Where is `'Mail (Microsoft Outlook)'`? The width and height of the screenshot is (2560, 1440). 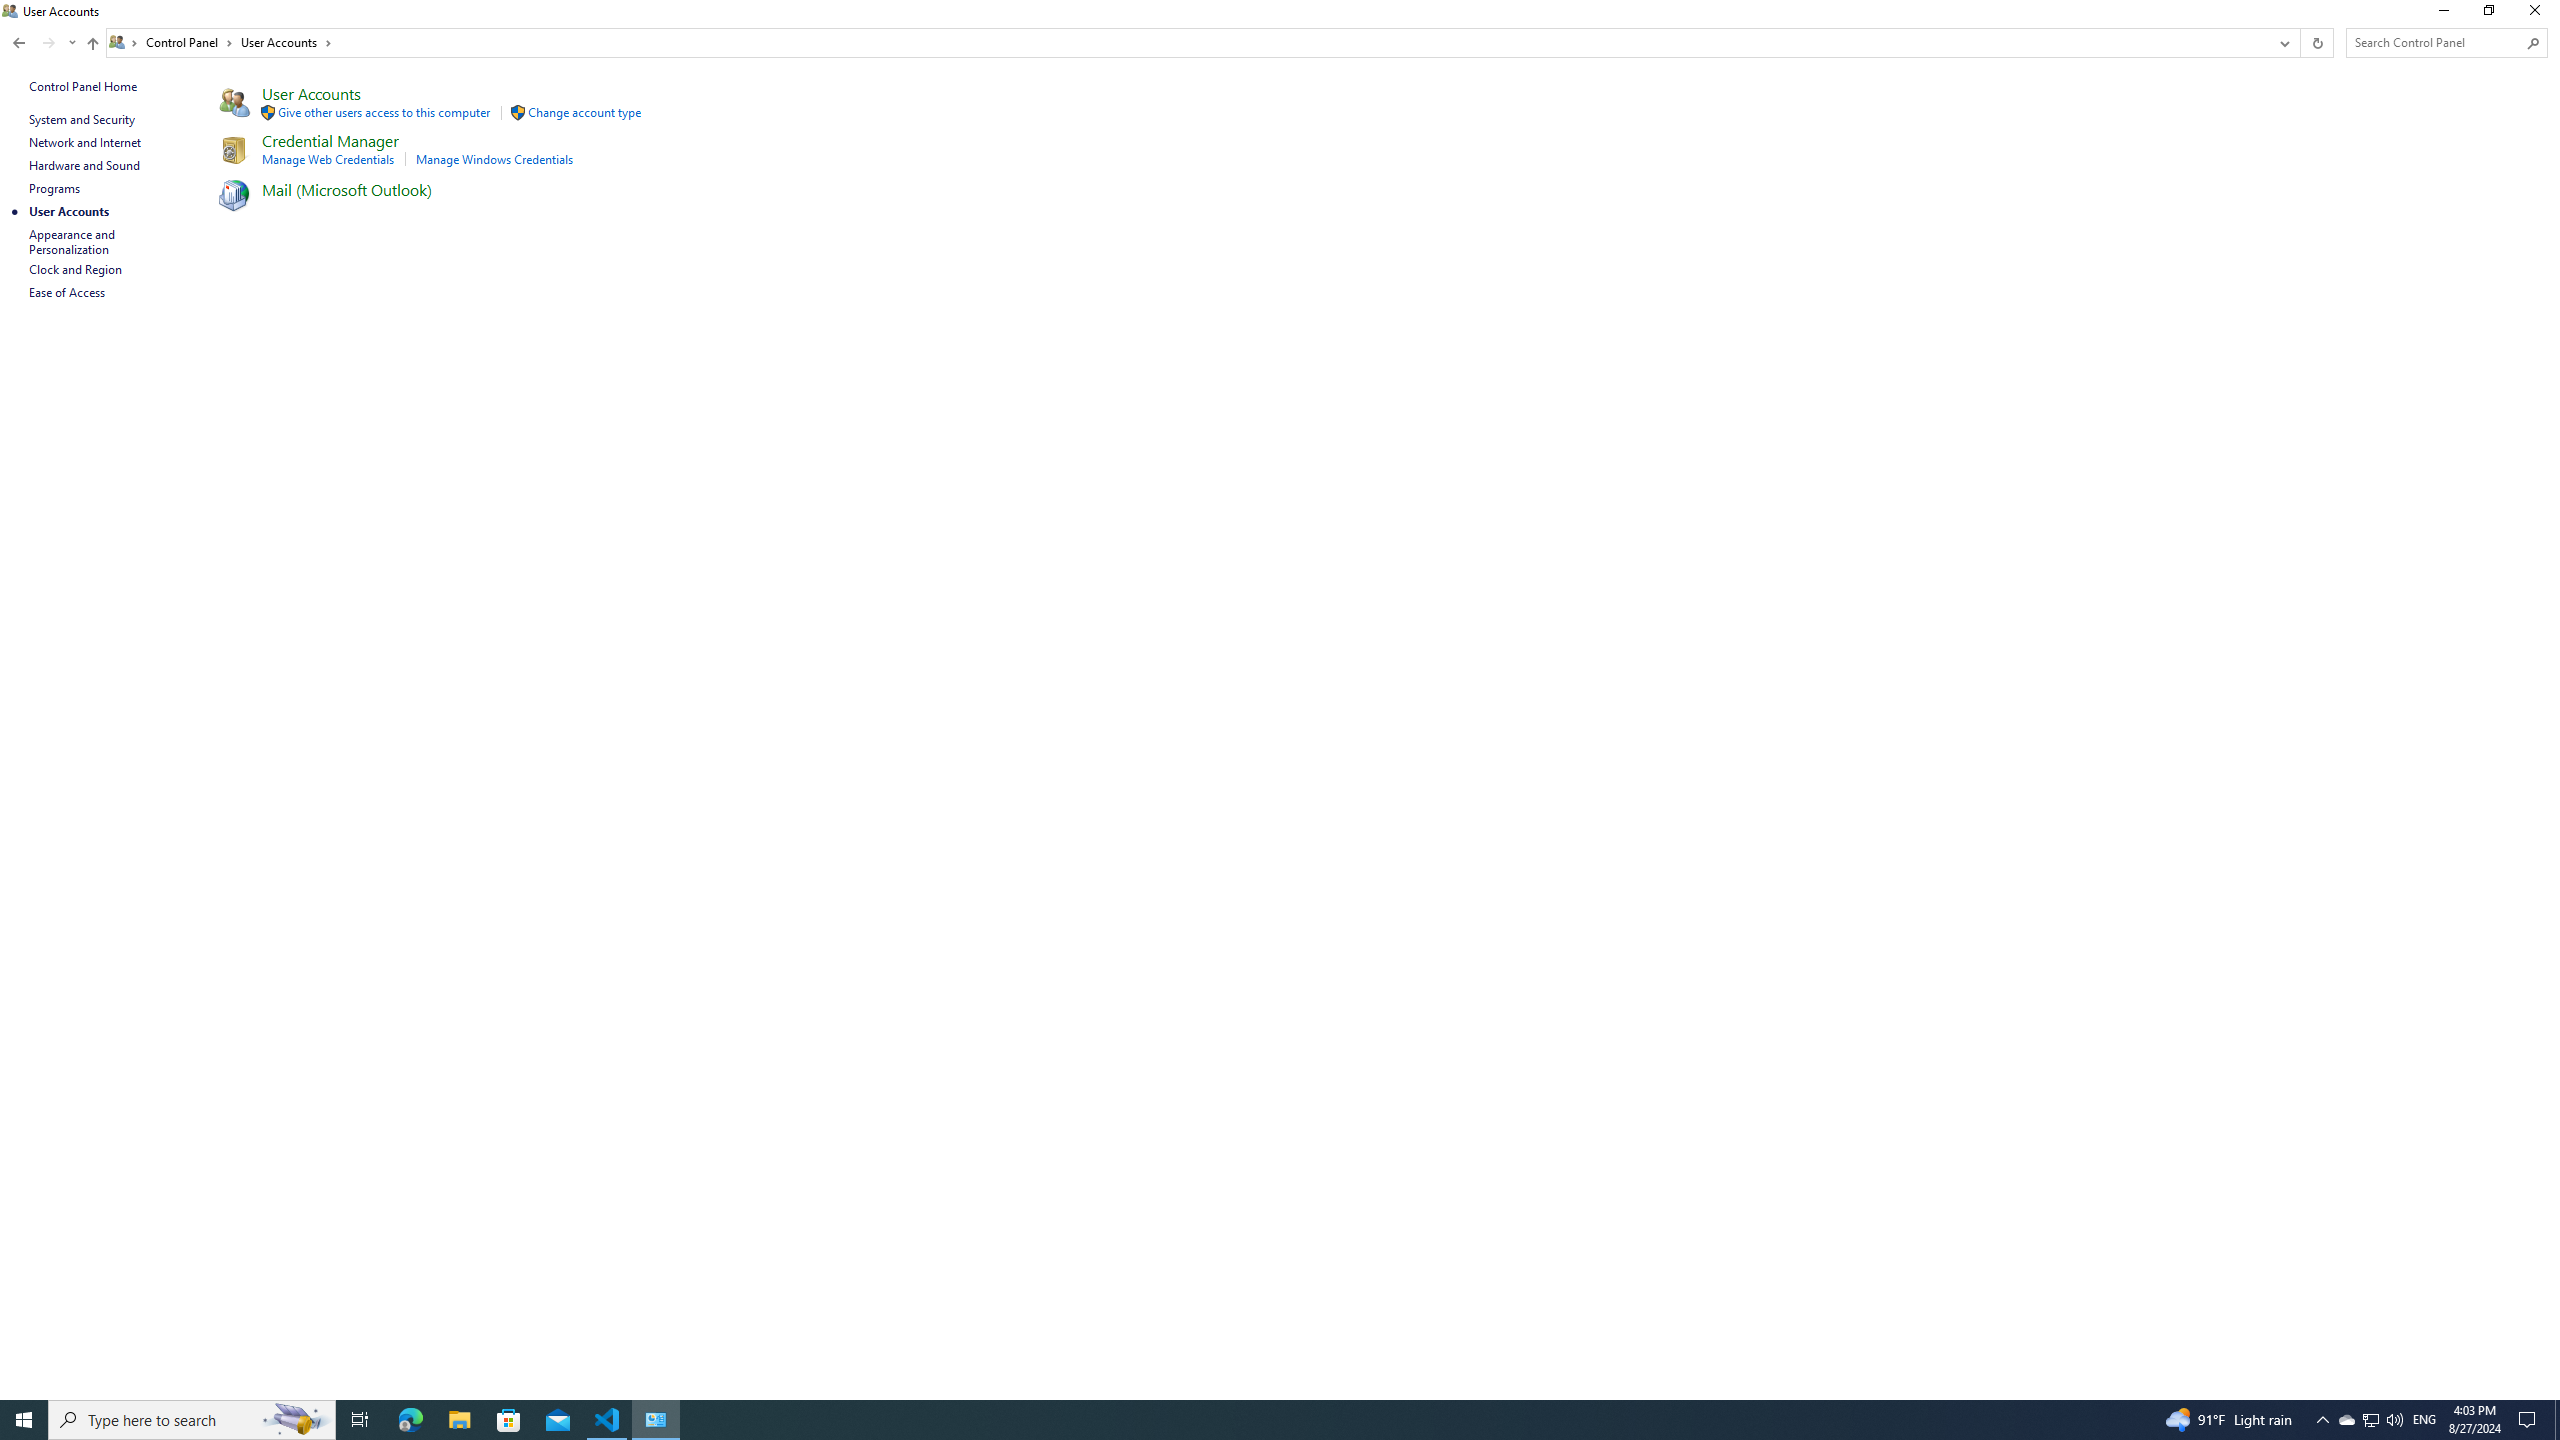
'Mail (Microsoft Outlook)' is located at coordinates (347, 188).